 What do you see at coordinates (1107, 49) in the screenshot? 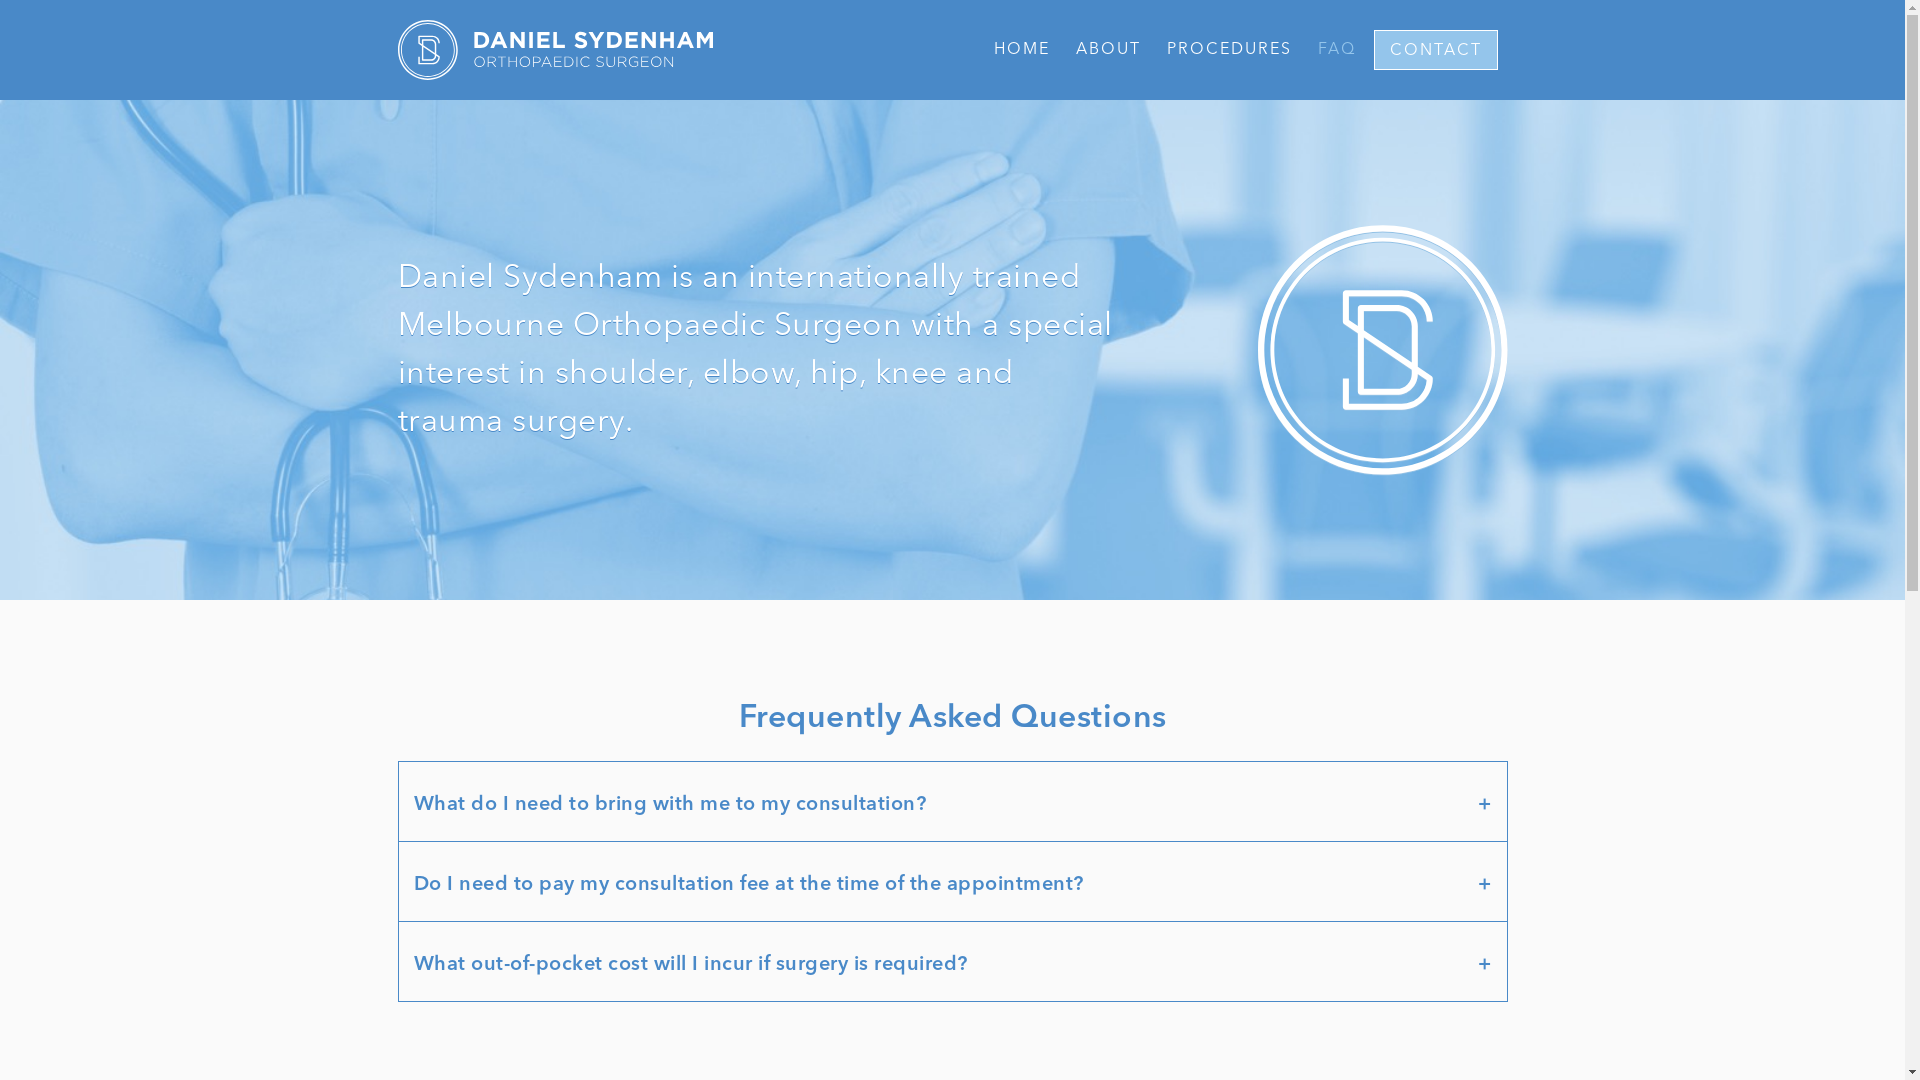
I see `'ABOUT'` at bounding box center [1107, 49].